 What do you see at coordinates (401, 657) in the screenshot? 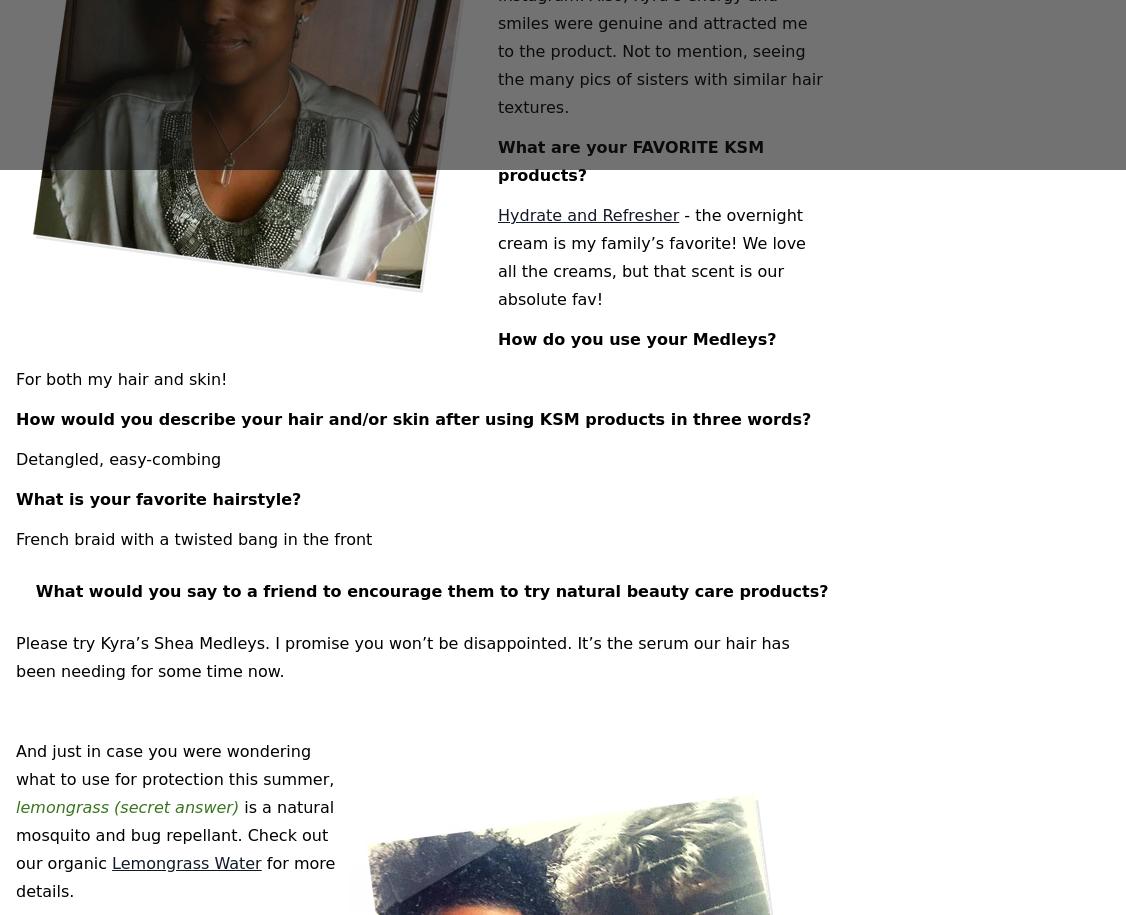
I see `'Please try Kyra’s Shea Medleys. I promise you won’t be disappointed. It’s the serum our hair has been needing for some time now.'` at bounding box center [401, 657].